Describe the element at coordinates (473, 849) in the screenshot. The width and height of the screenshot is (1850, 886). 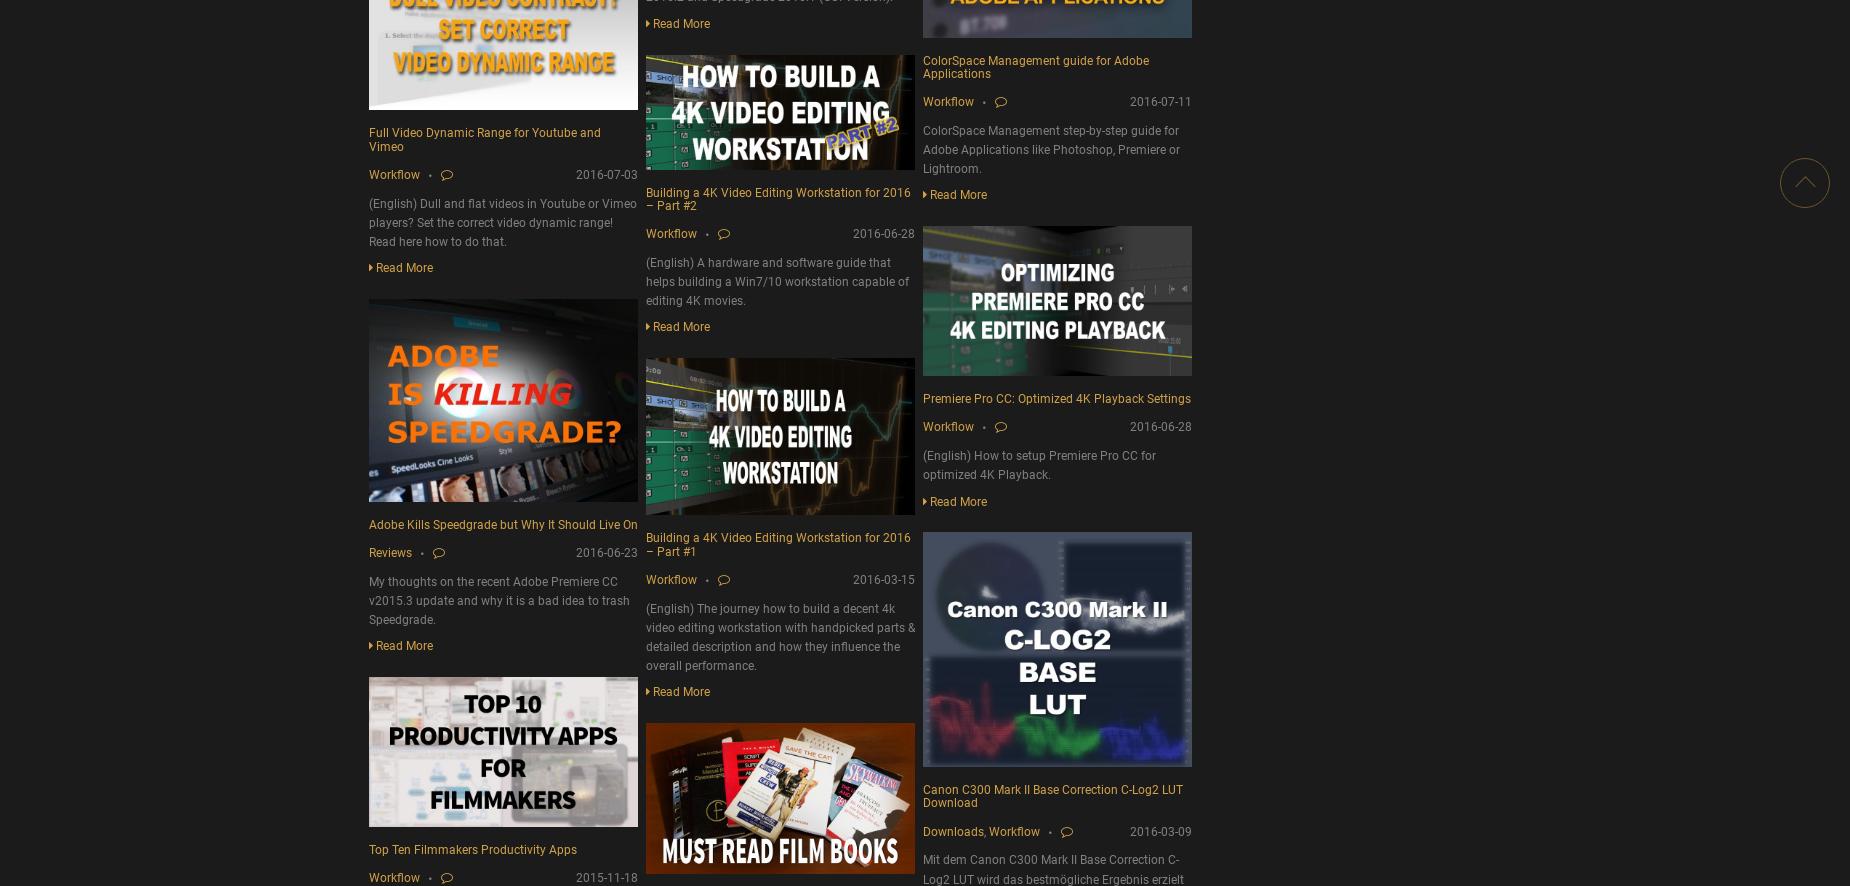
I see `'Top Ten Filmmakers Productivity Apps'` at that location.